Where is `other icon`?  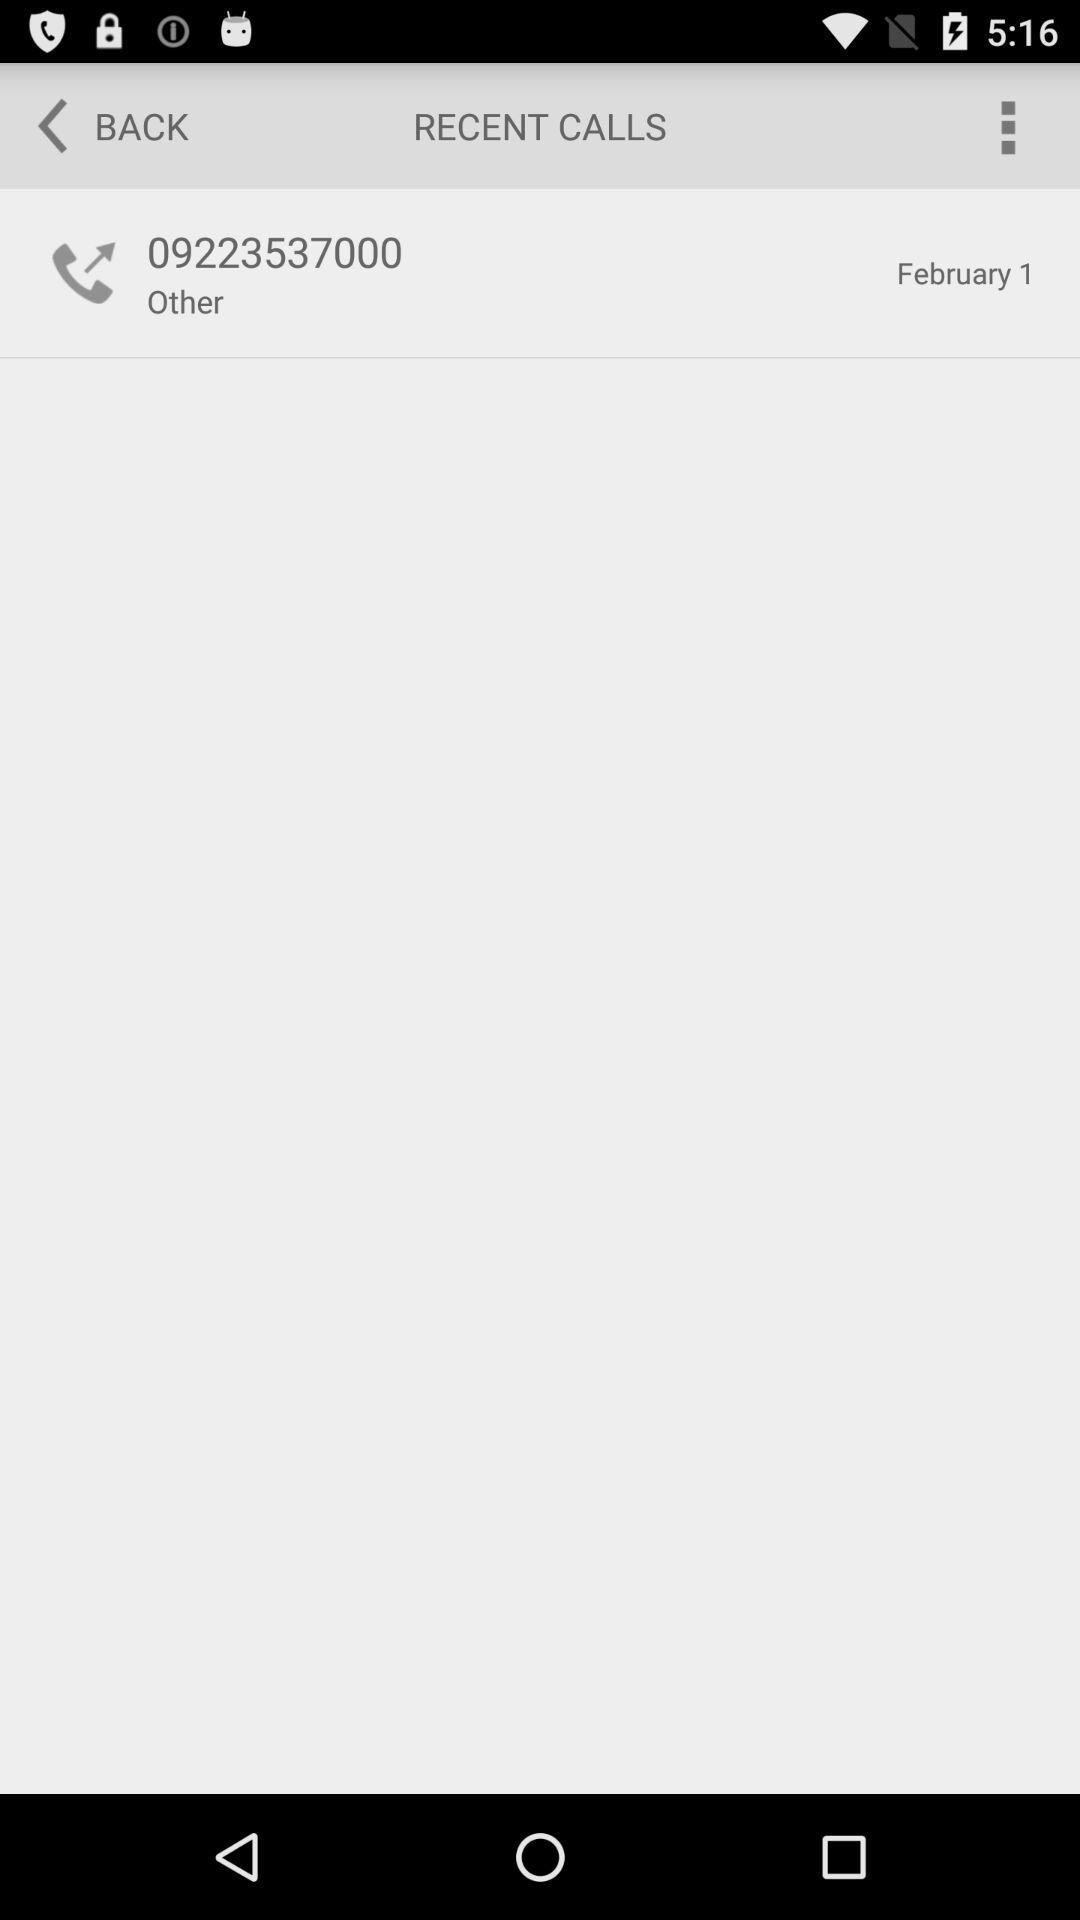
other icon is located at coordinates (185, 300).